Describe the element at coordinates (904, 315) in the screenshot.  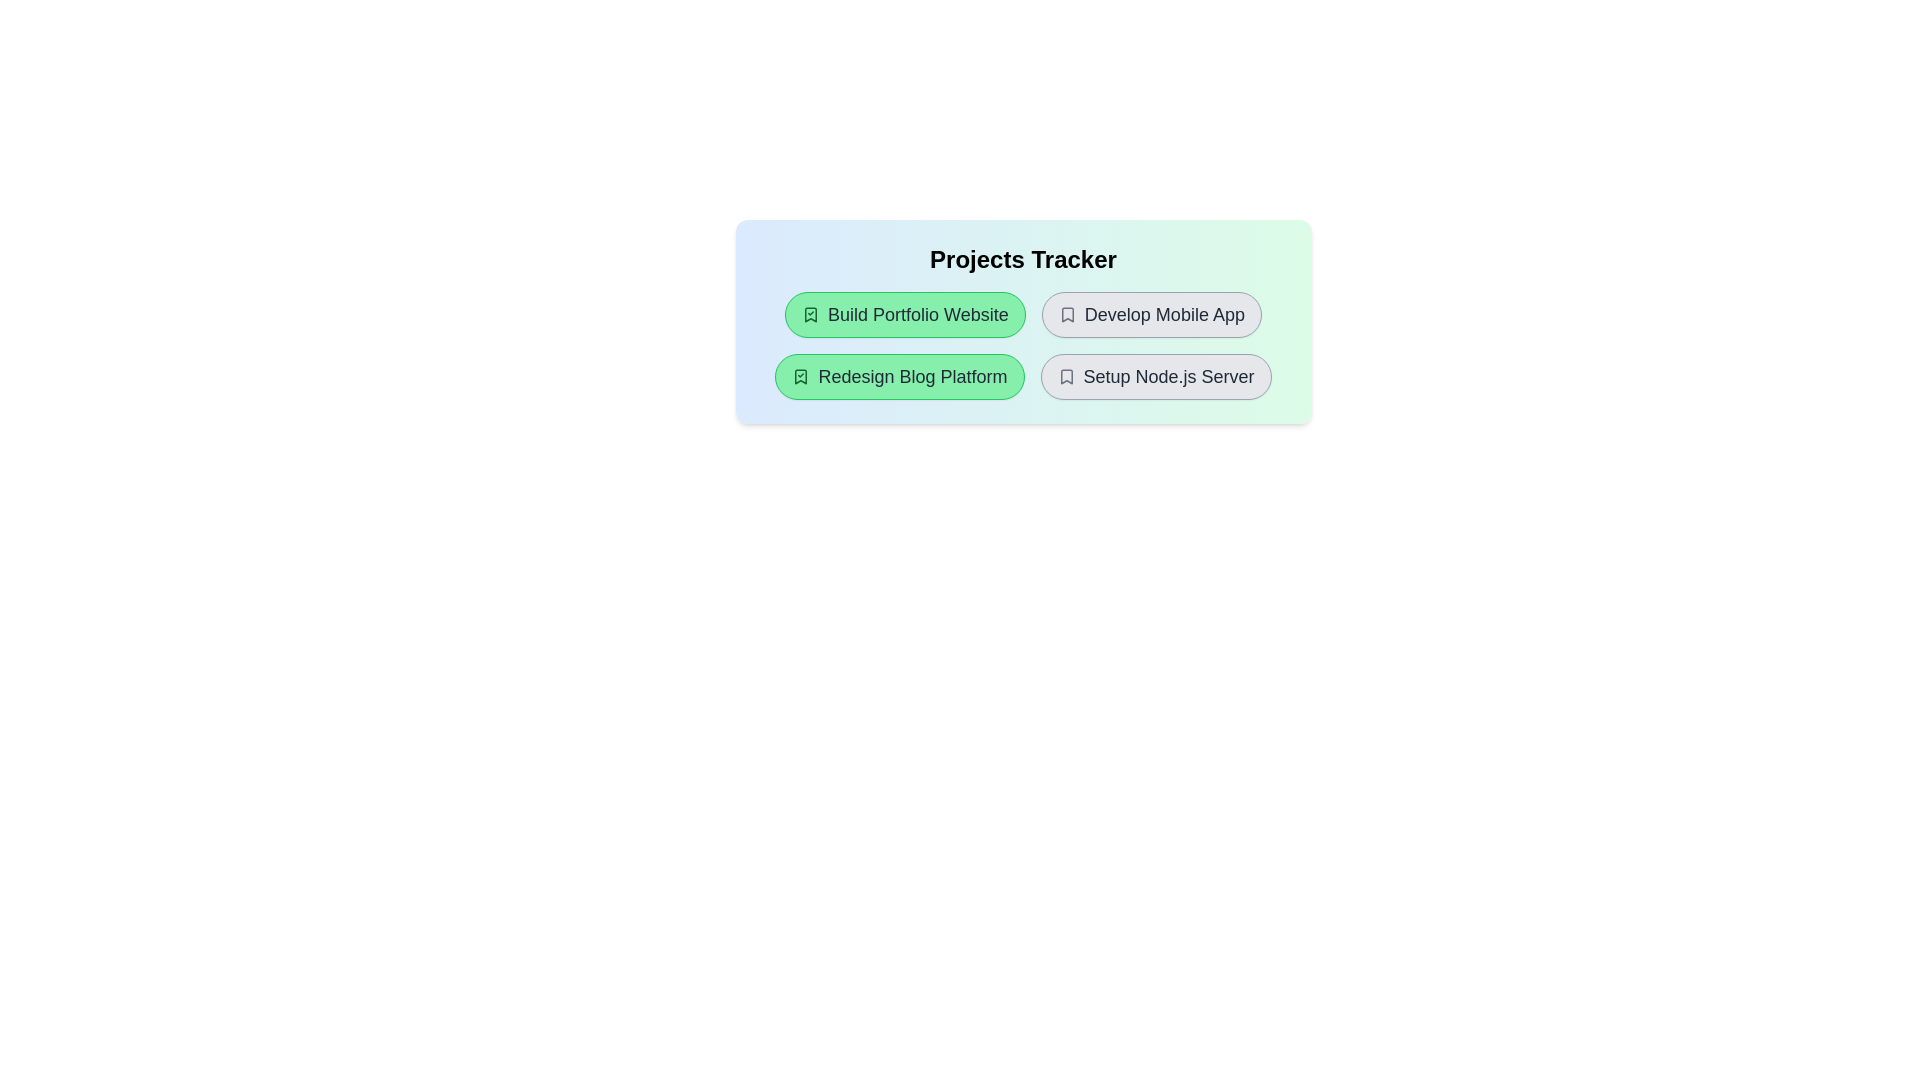
I see `the project item Build Portfolio Website to toggle its completion state` at that location.